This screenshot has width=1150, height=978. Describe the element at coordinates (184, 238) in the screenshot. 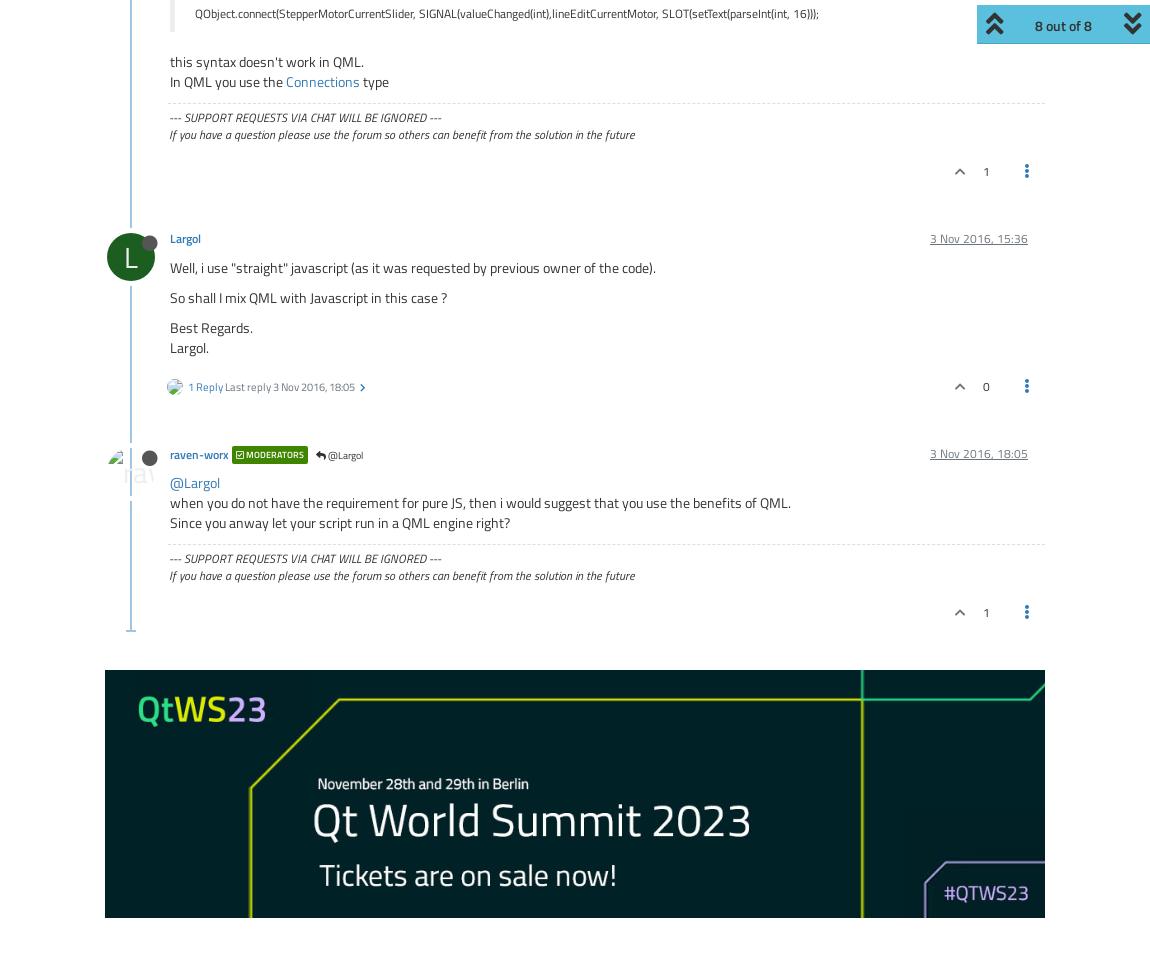

I see `'Largol'` at that location.